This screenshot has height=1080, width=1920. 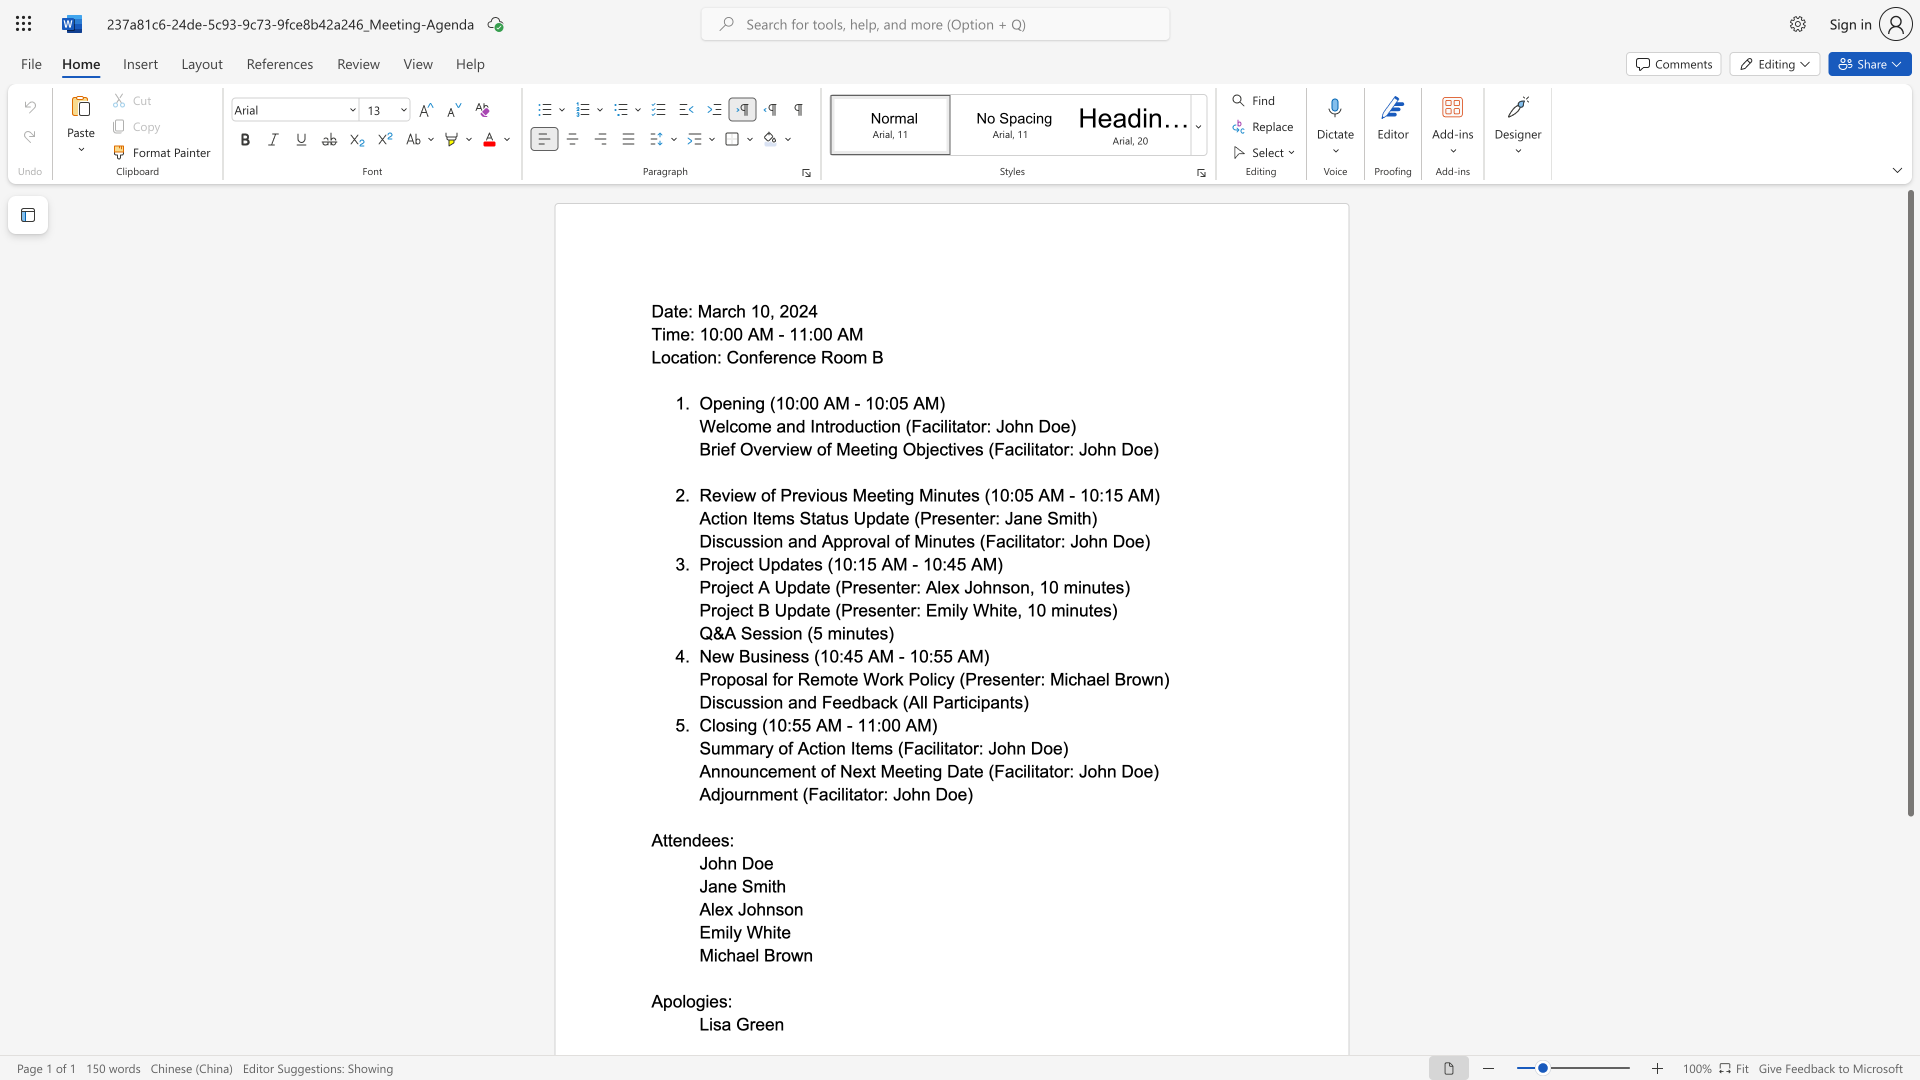 I want to click on the 1th character "t" in the text, so click(x=750, y=564).